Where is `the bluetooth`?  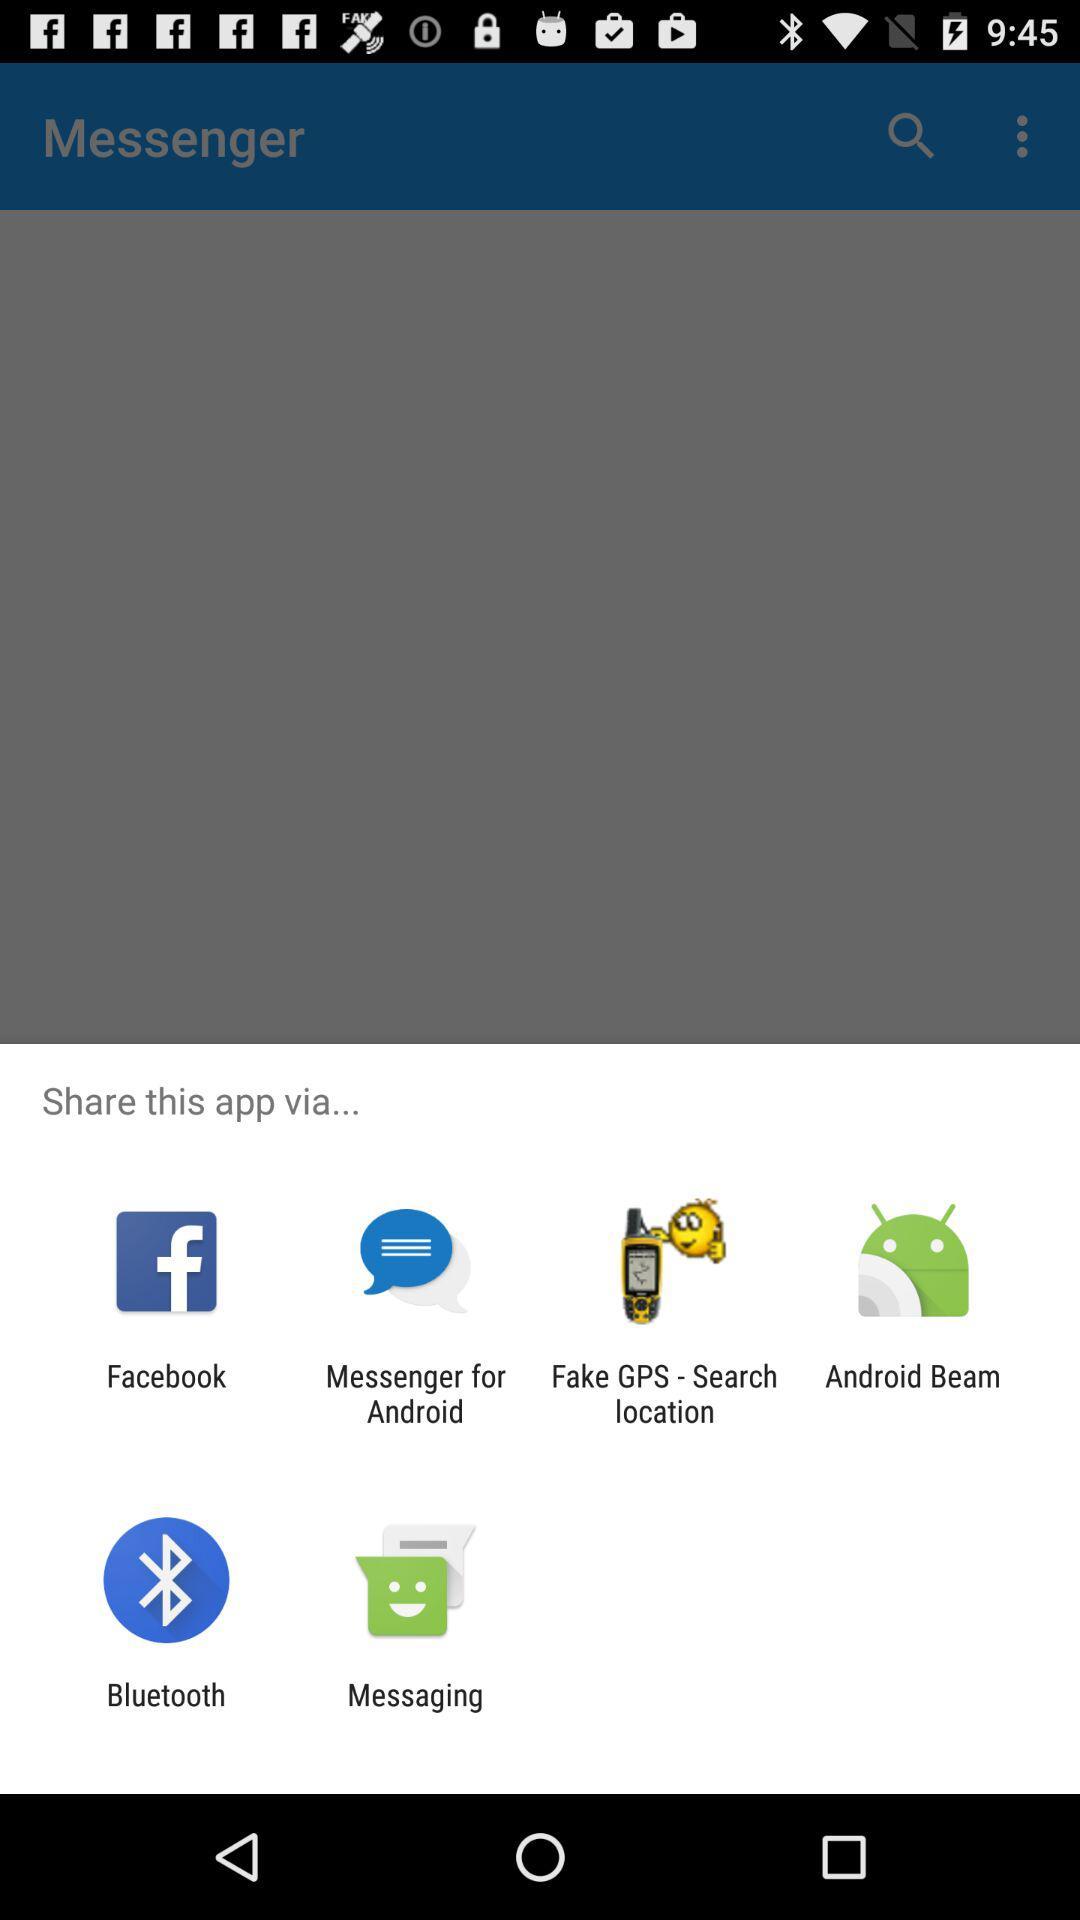 the bluetooth is located at coordinates (165, 1711).